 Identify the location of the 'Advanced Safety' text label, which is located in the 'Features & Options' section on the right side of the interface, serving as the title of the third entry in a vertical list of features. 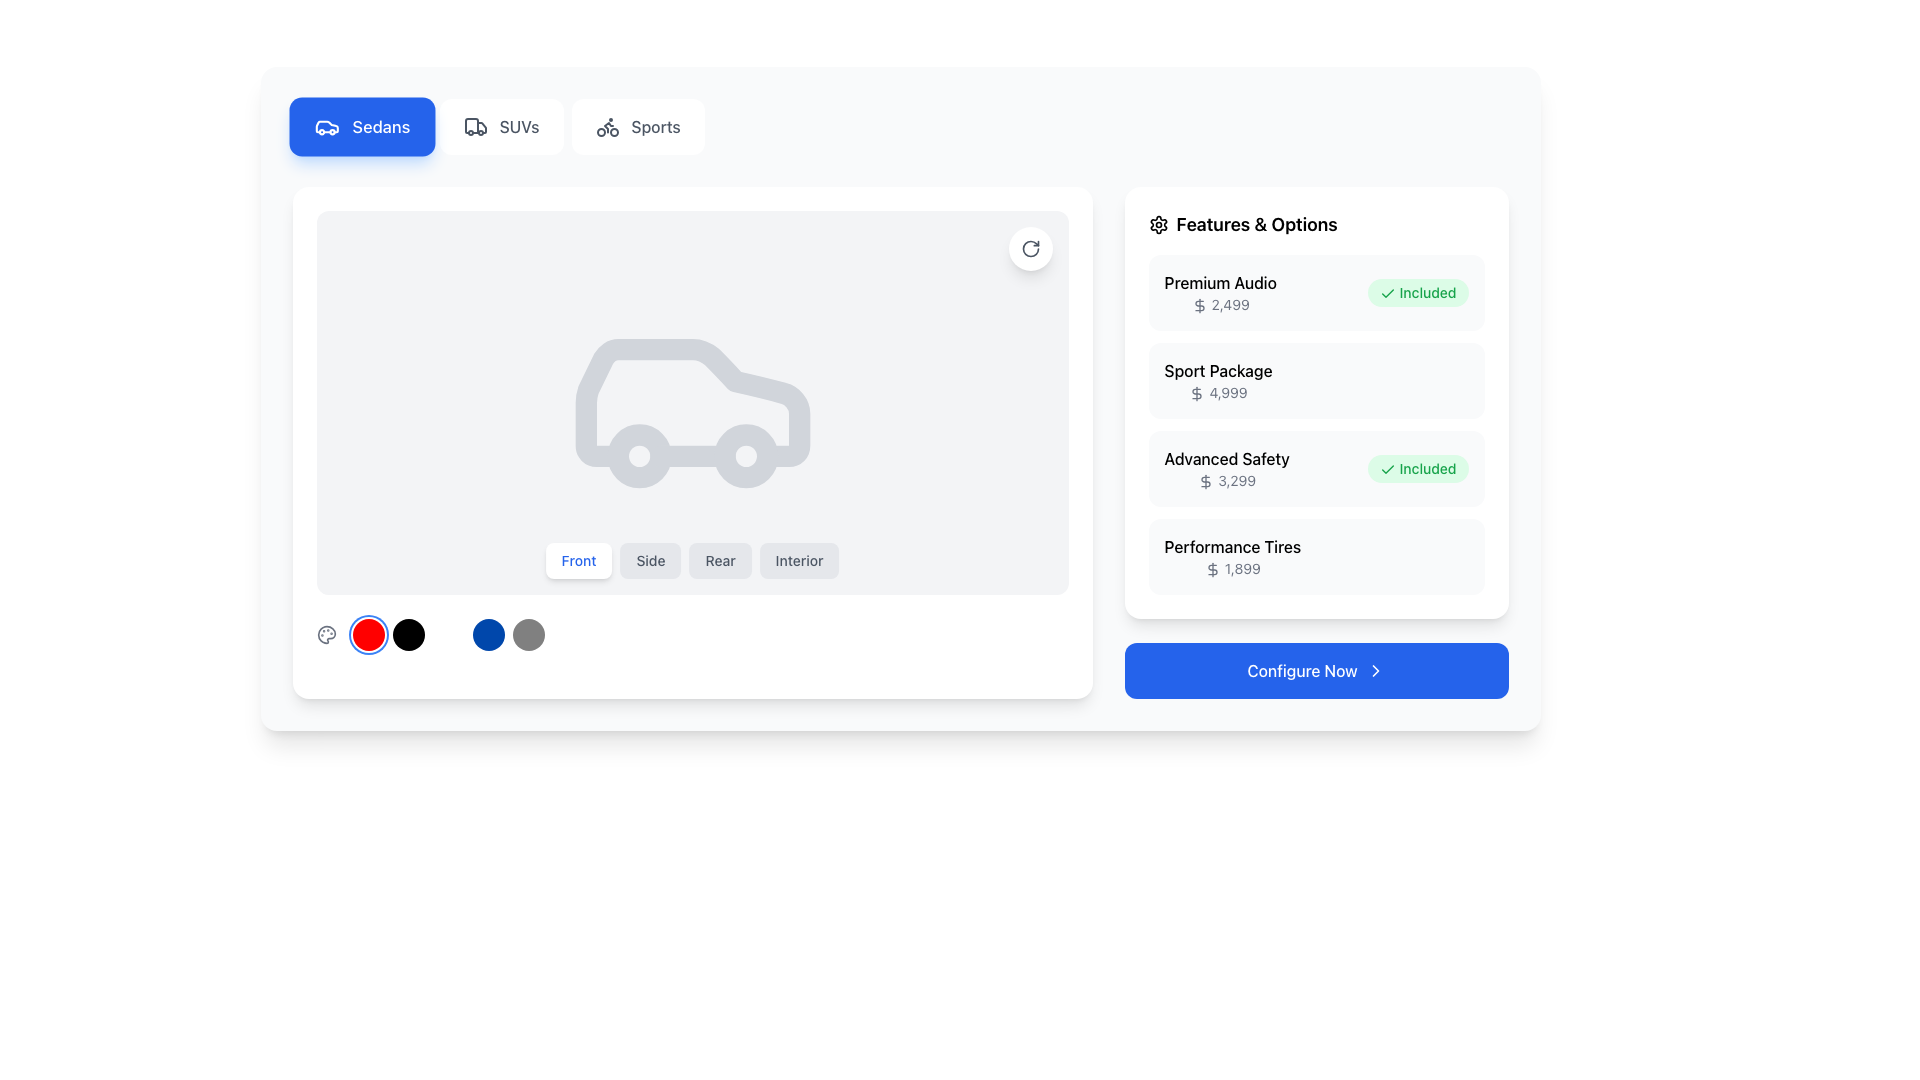
(1226, 459).